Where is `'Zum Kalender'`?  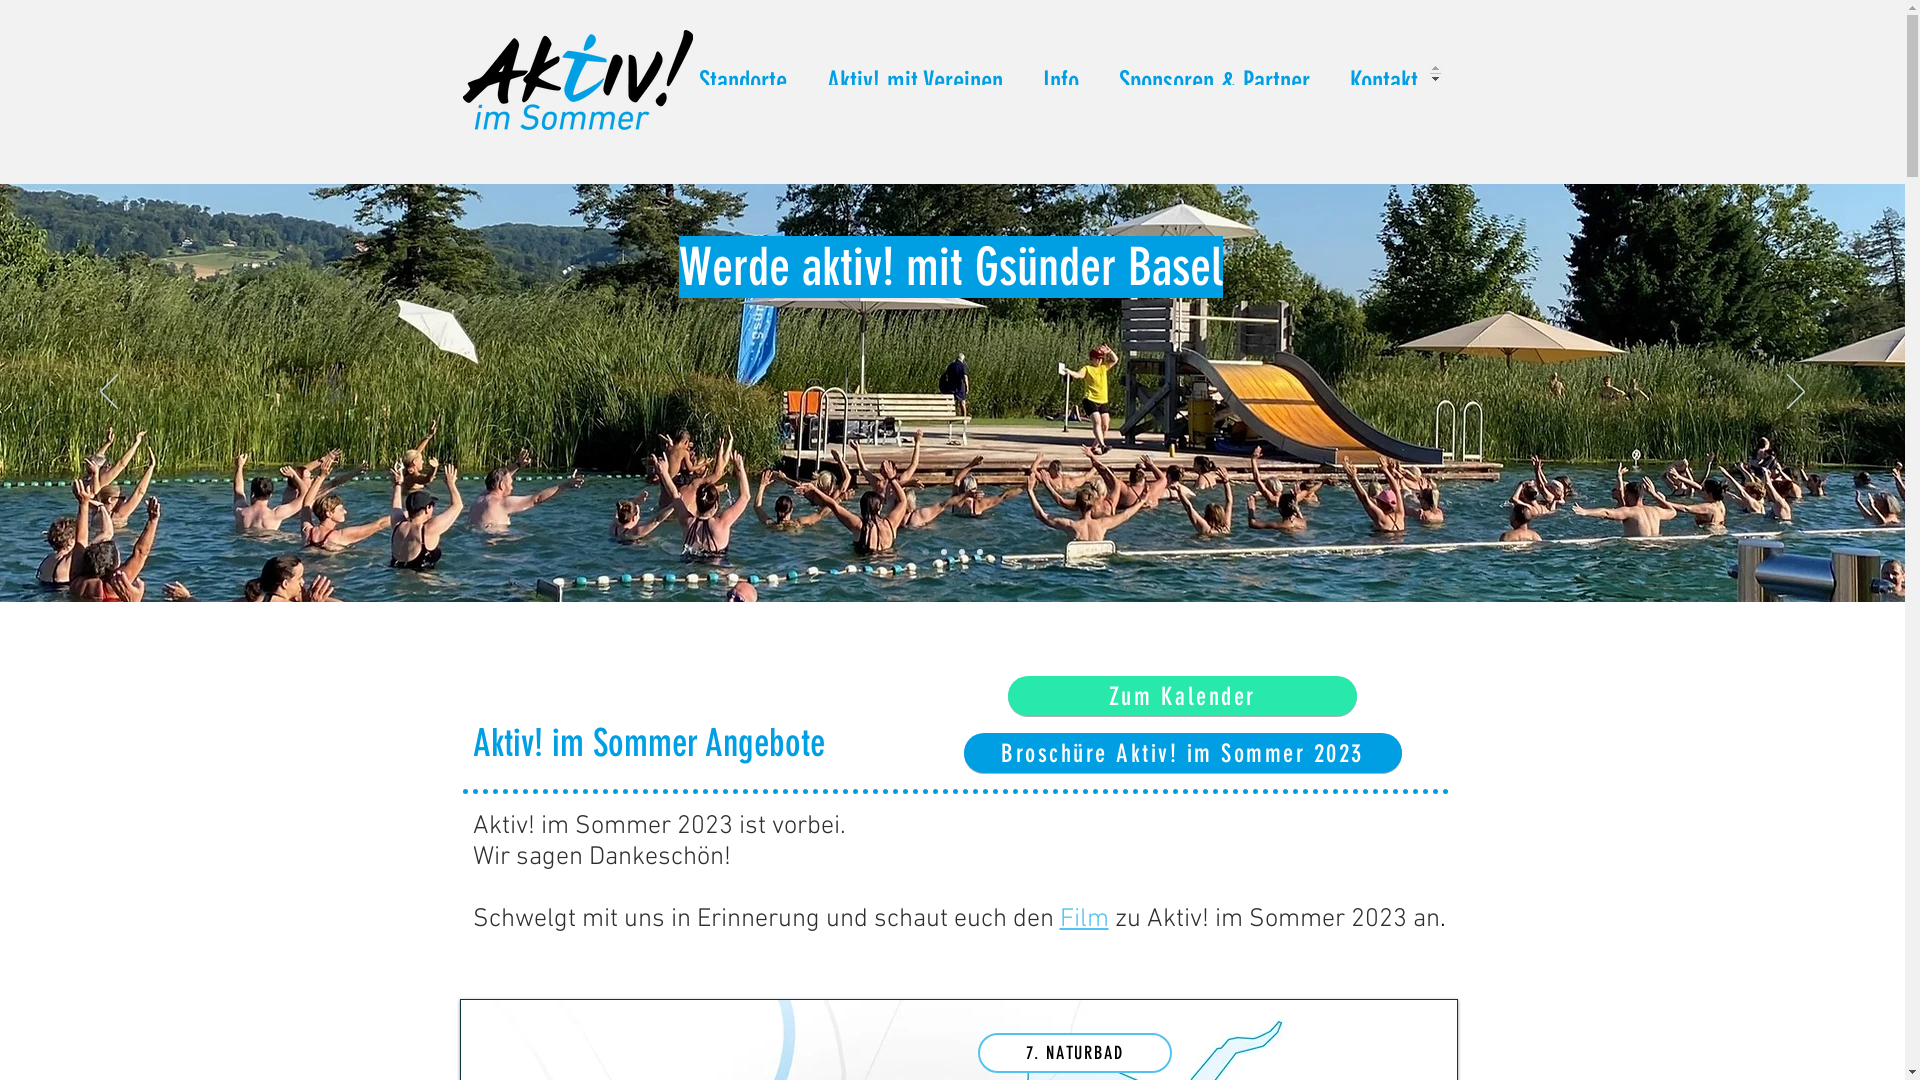 'Zum Kalender' is located at coordinates (1182, 694).